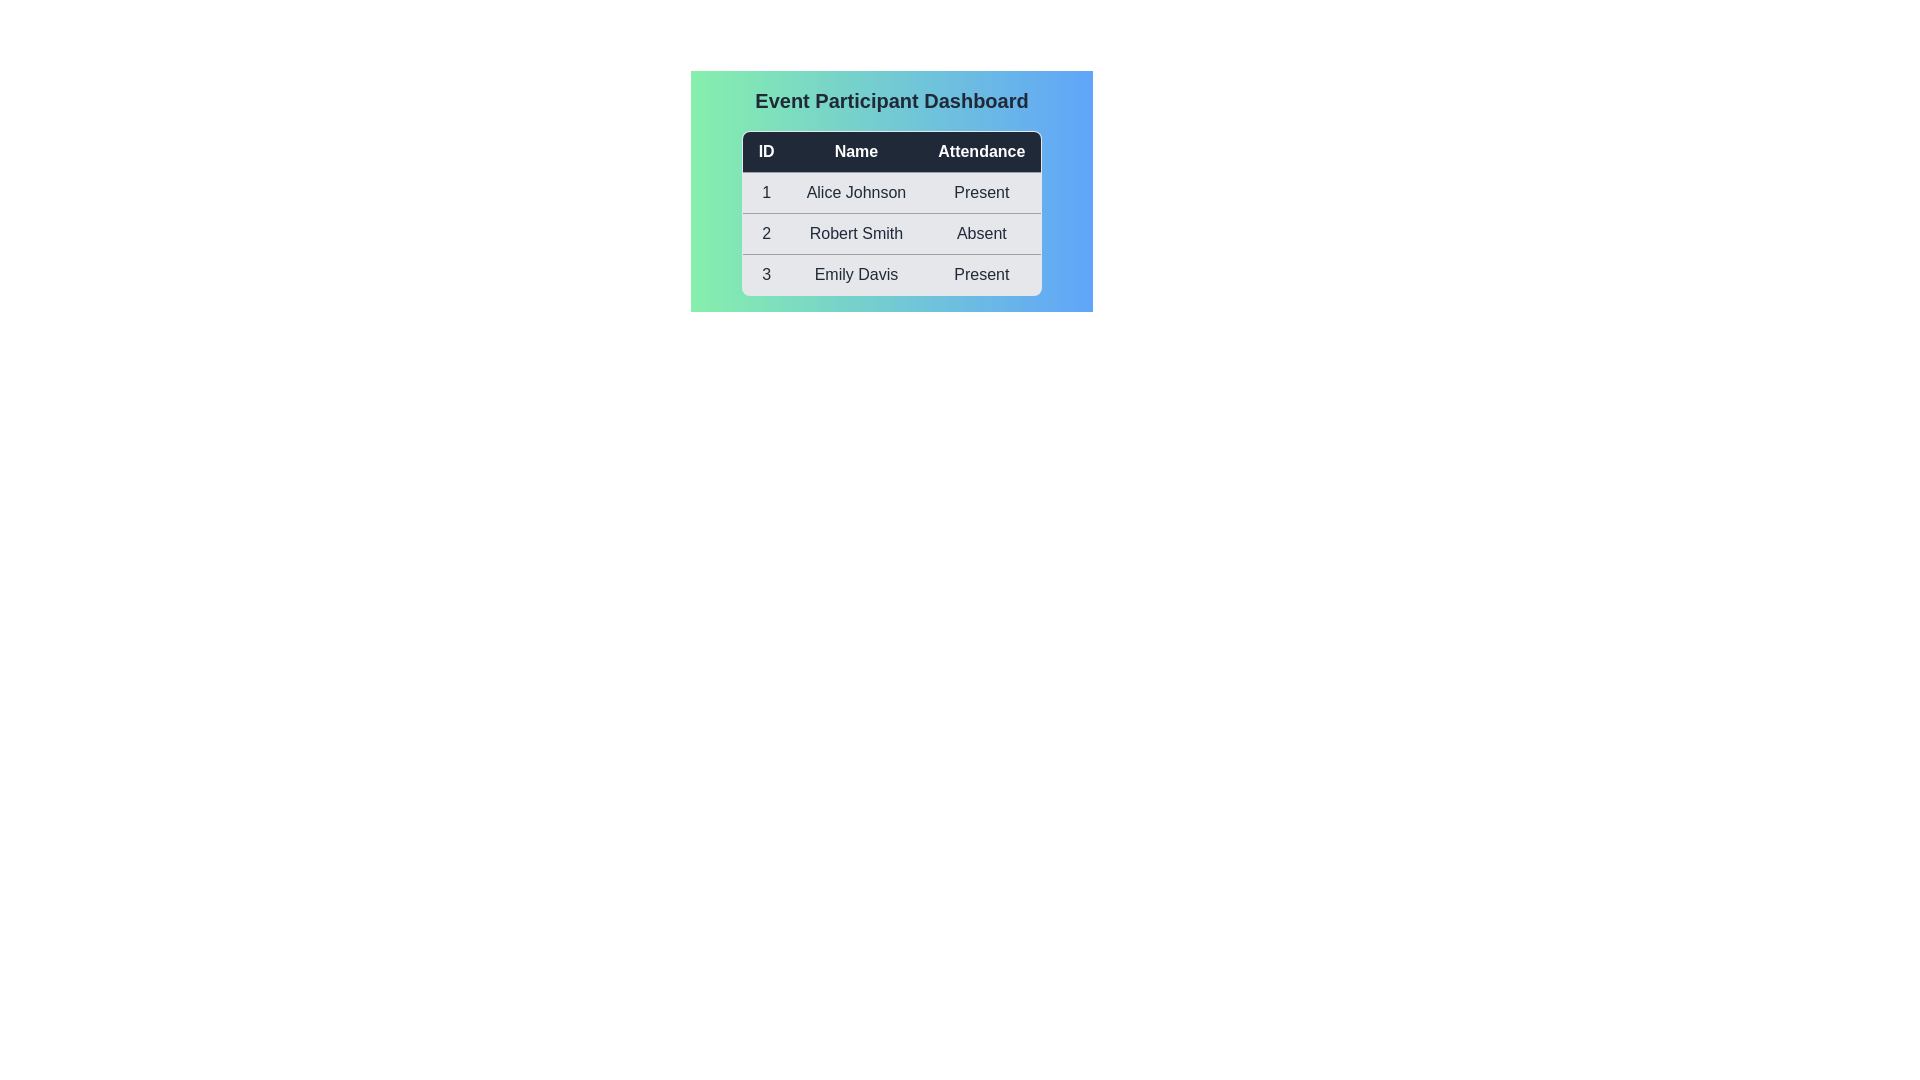 The width and height of the screenshot is (1920, 1080). Describe the element at coordinates (891, 233) in the screenshot. I see `the second row of the table displaying data for 'Robert Smith', which shows the ID '2', Name 'Robert Smith', and Attendance 'Absent'` at that location.